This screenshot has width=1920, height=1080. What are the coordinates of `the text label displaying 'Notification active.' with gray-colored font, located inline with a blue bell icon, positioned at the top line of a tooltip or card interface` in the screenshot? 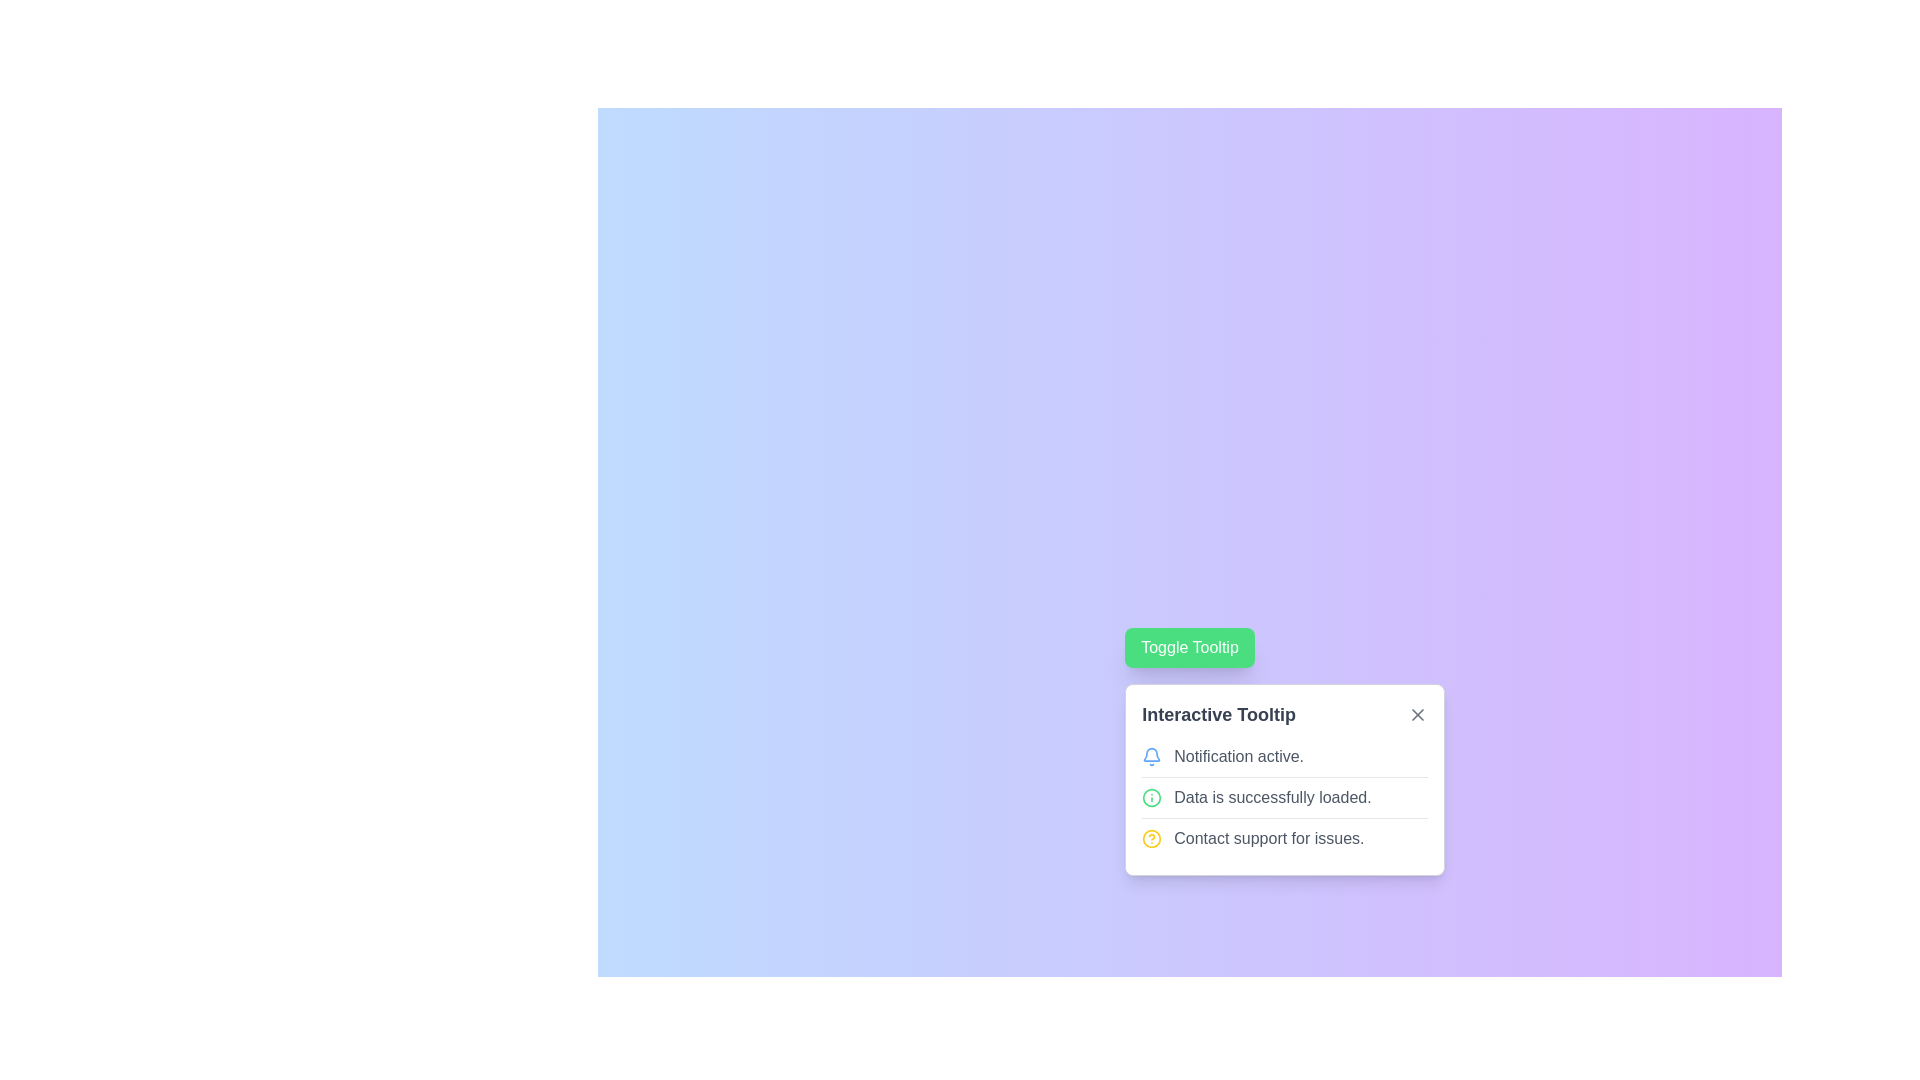 It's located at (1238, 756).